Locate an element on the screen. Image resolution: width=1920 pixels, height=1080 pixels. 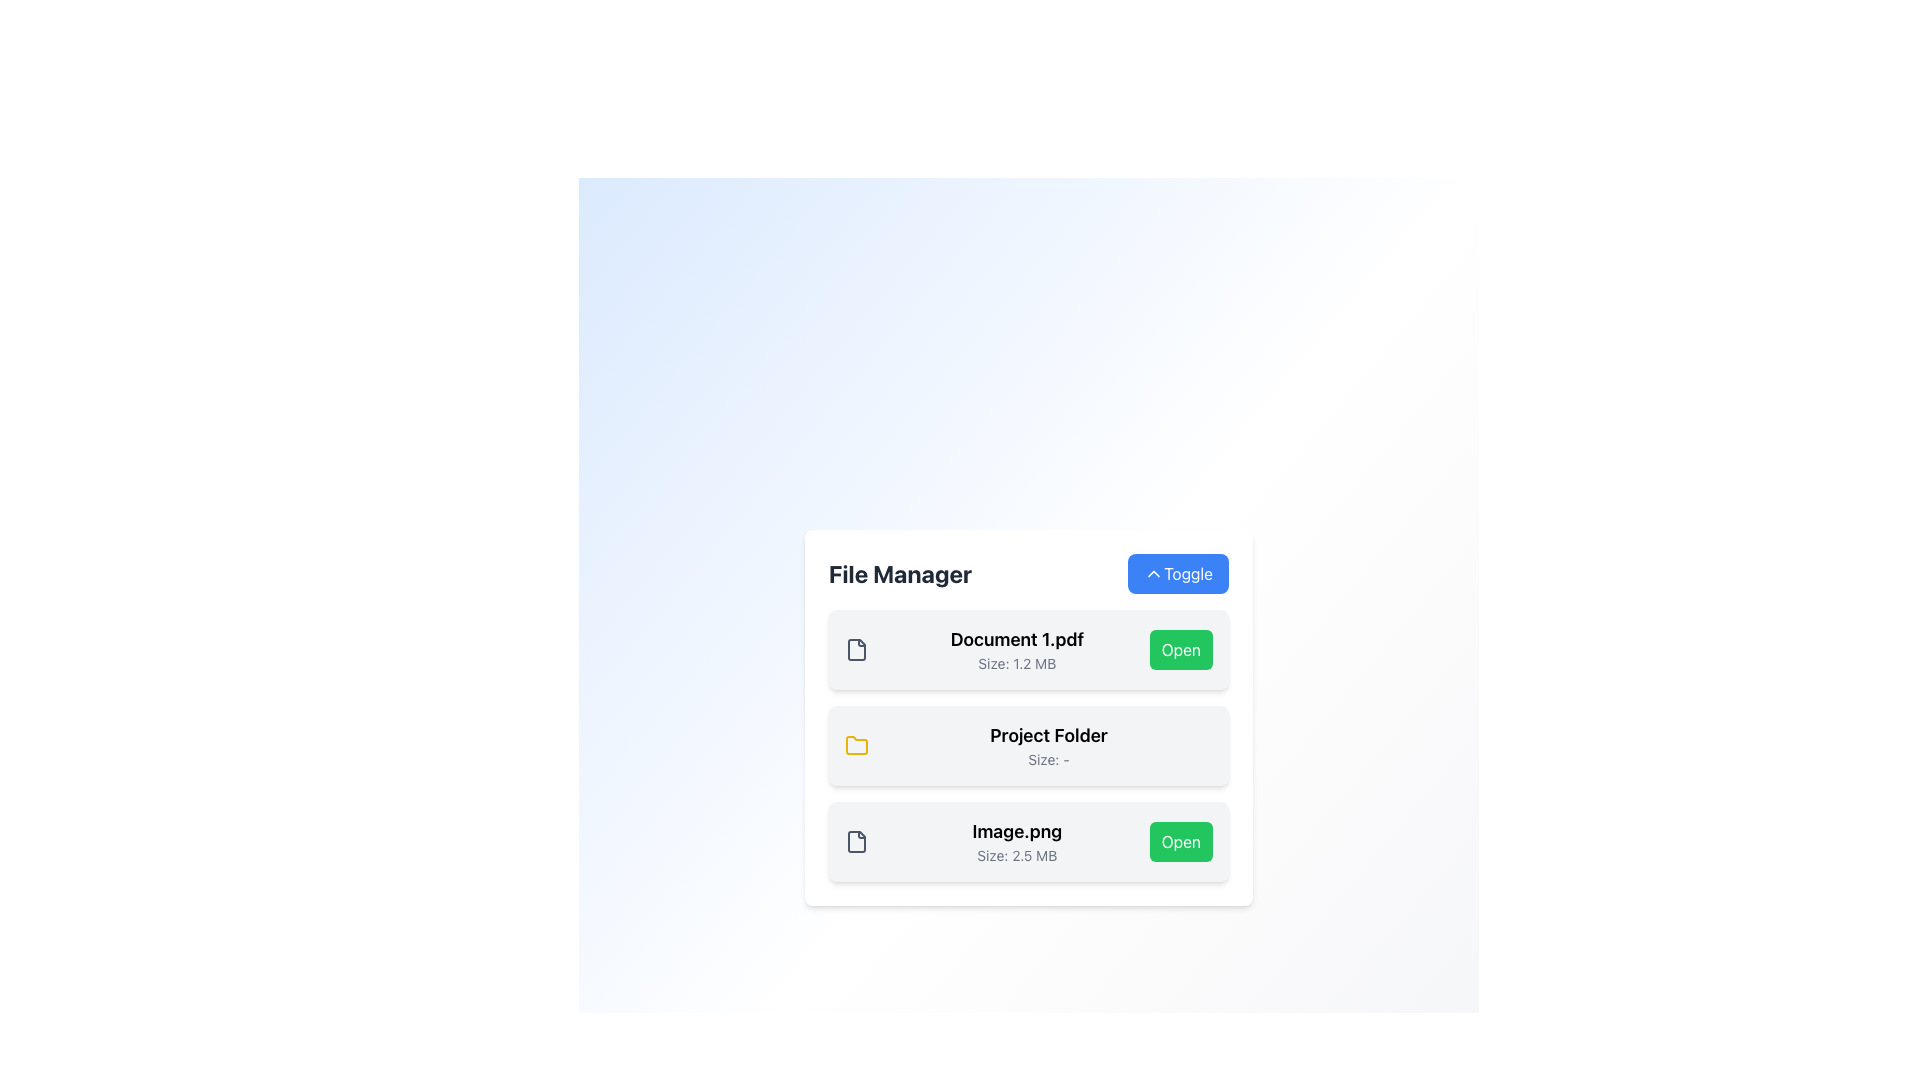
the 'Open' button located to the right of the 'Image.png' label in the file listing is located at coordinates (1180, 841).